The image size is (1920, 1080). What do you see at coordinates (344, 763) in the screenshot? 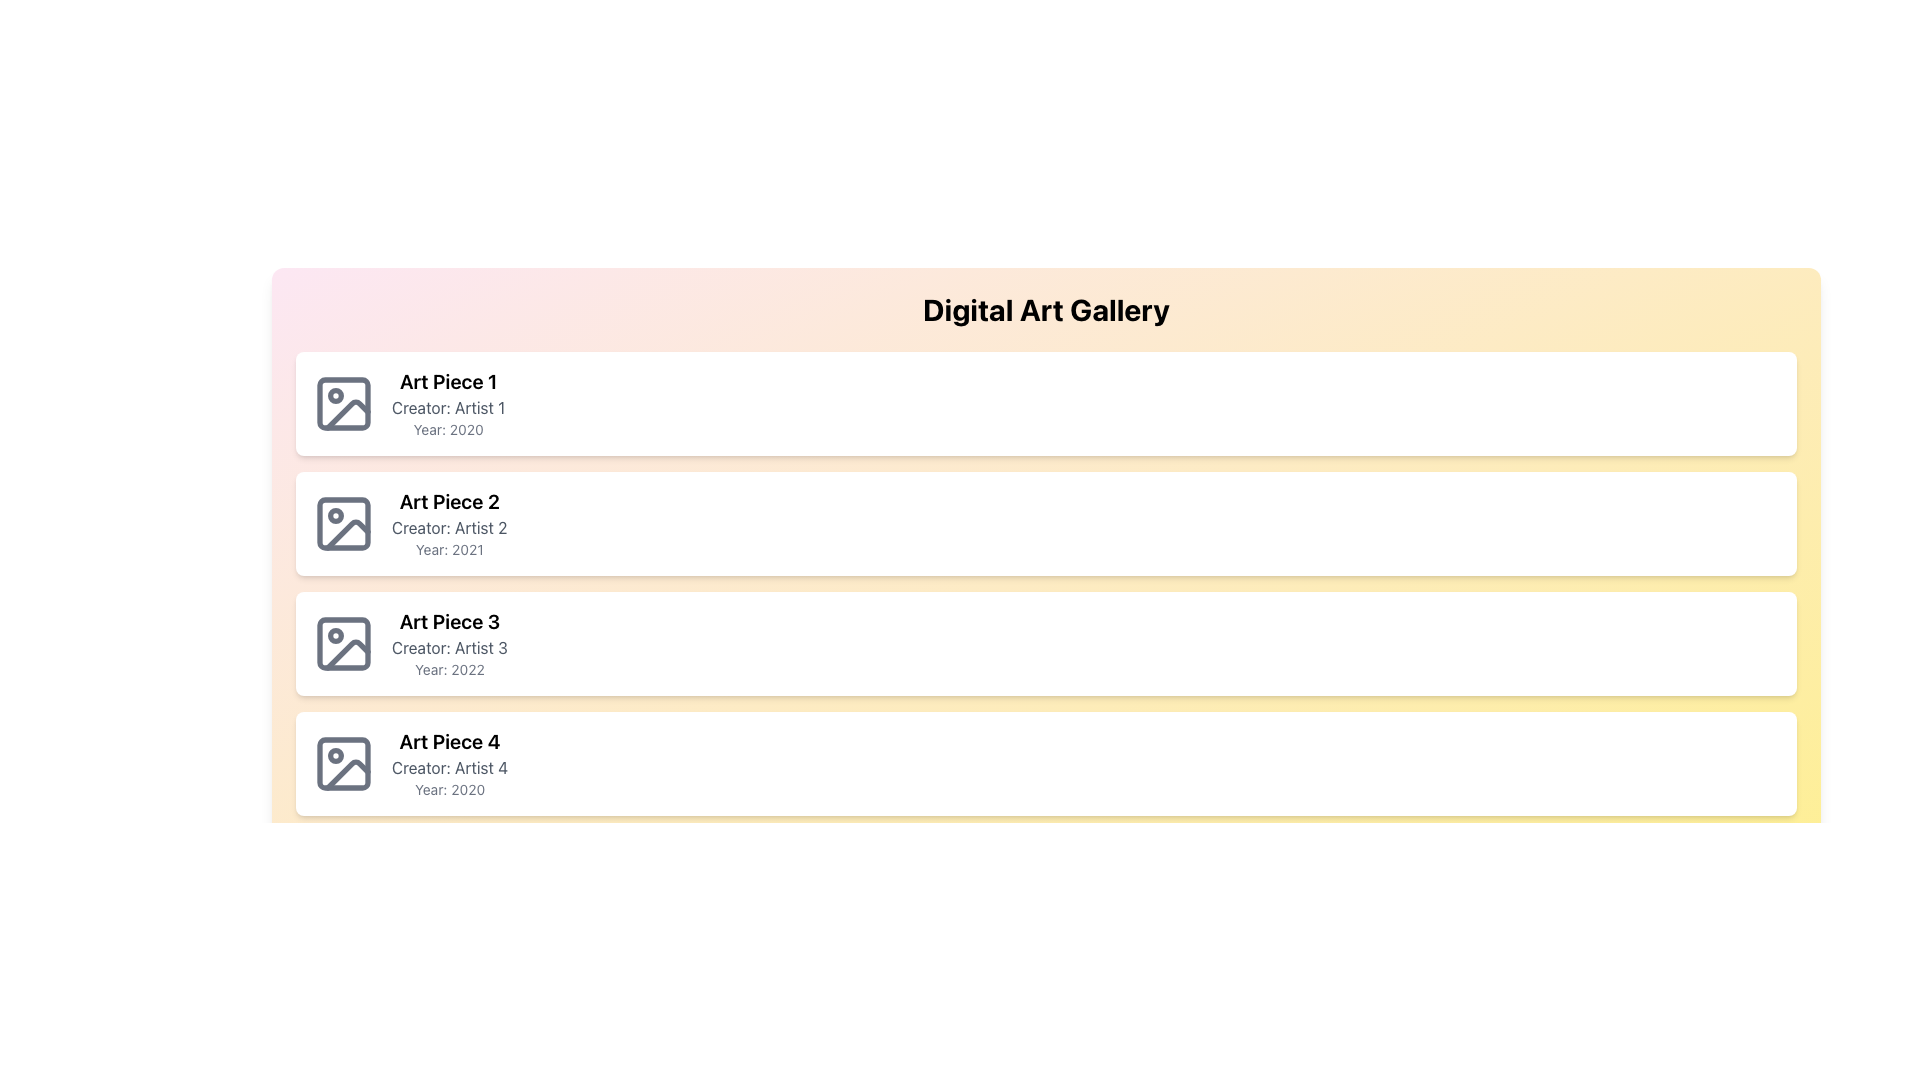
I see `the graphical icon resembling a picture frame containing a circle located on the left within the row labeled 'Art Piece 4' in the 'Digital Art Gallery' interface` at bounding box center [344, 763].